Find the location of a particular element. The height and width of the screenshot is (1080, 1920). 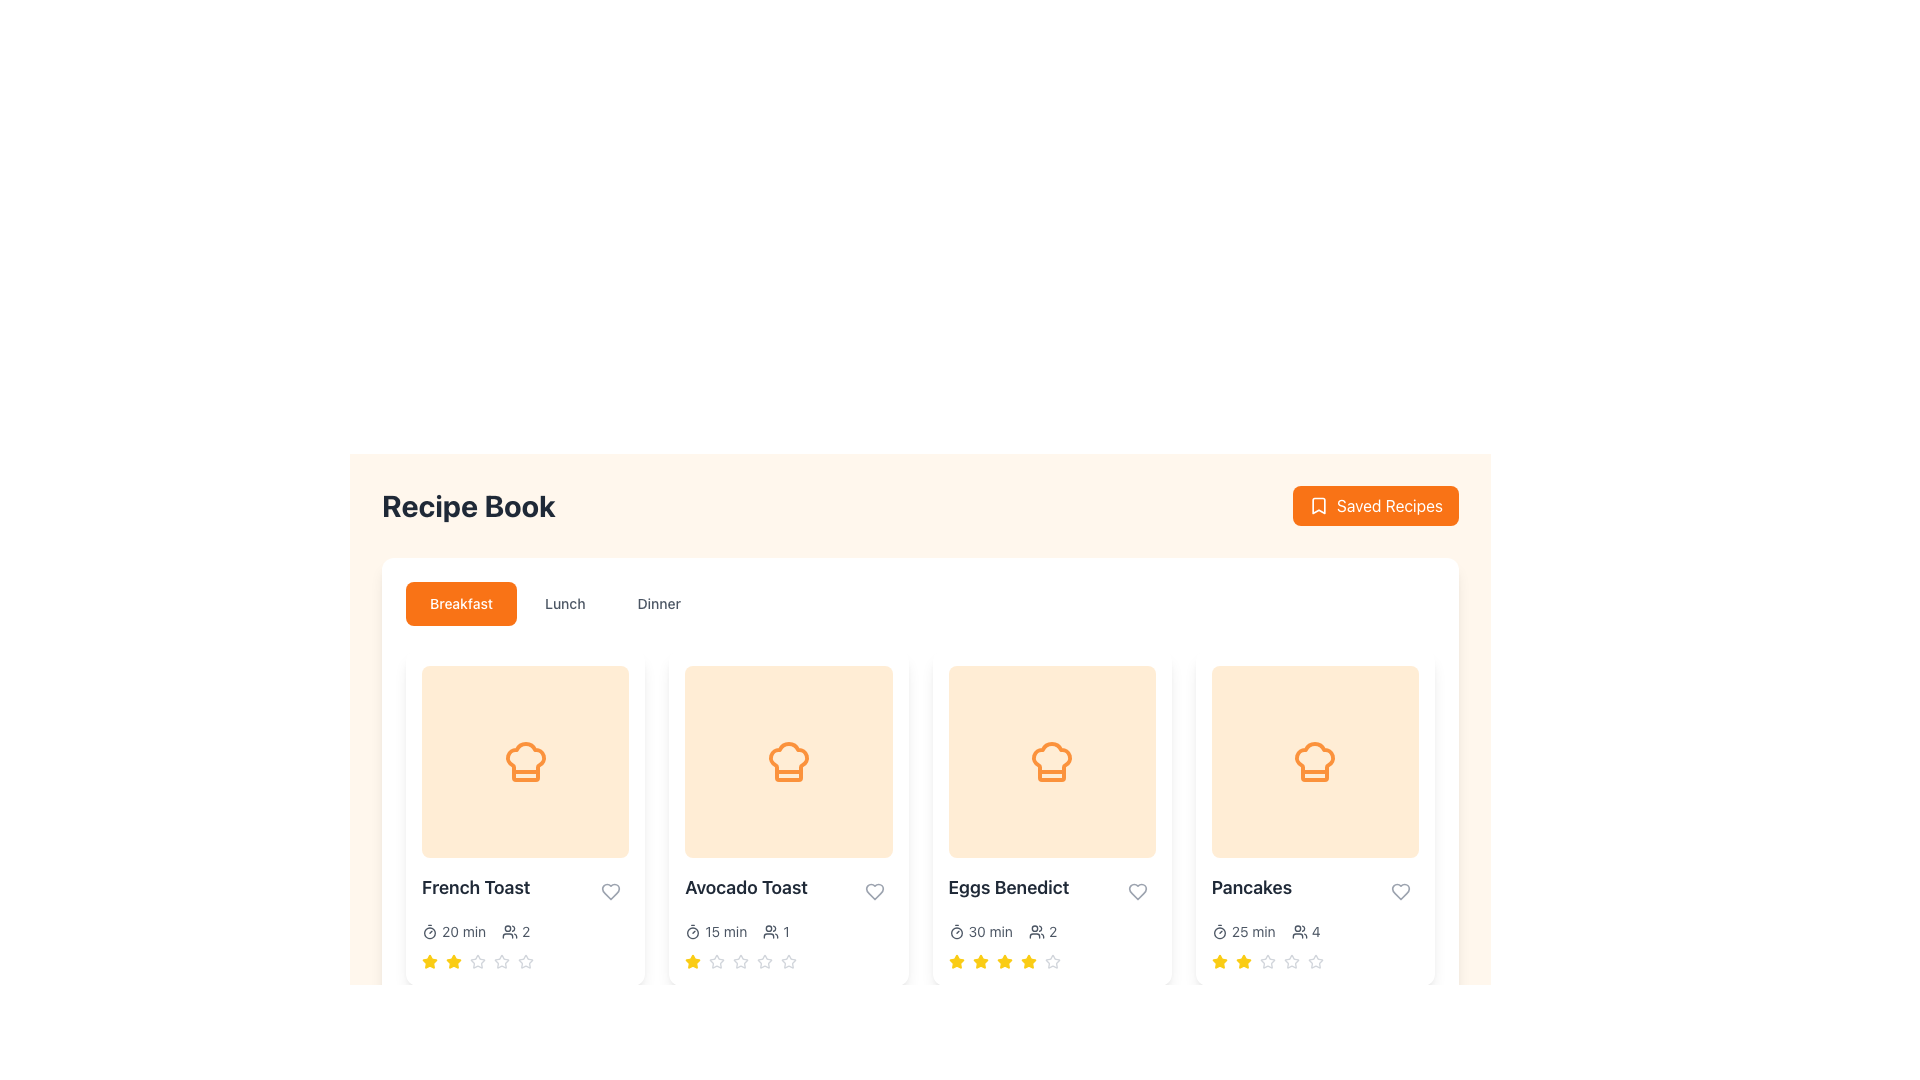

the 'Saved Recipes' button which contains a label indicating its purpose is located at coordinates (1388, 504).